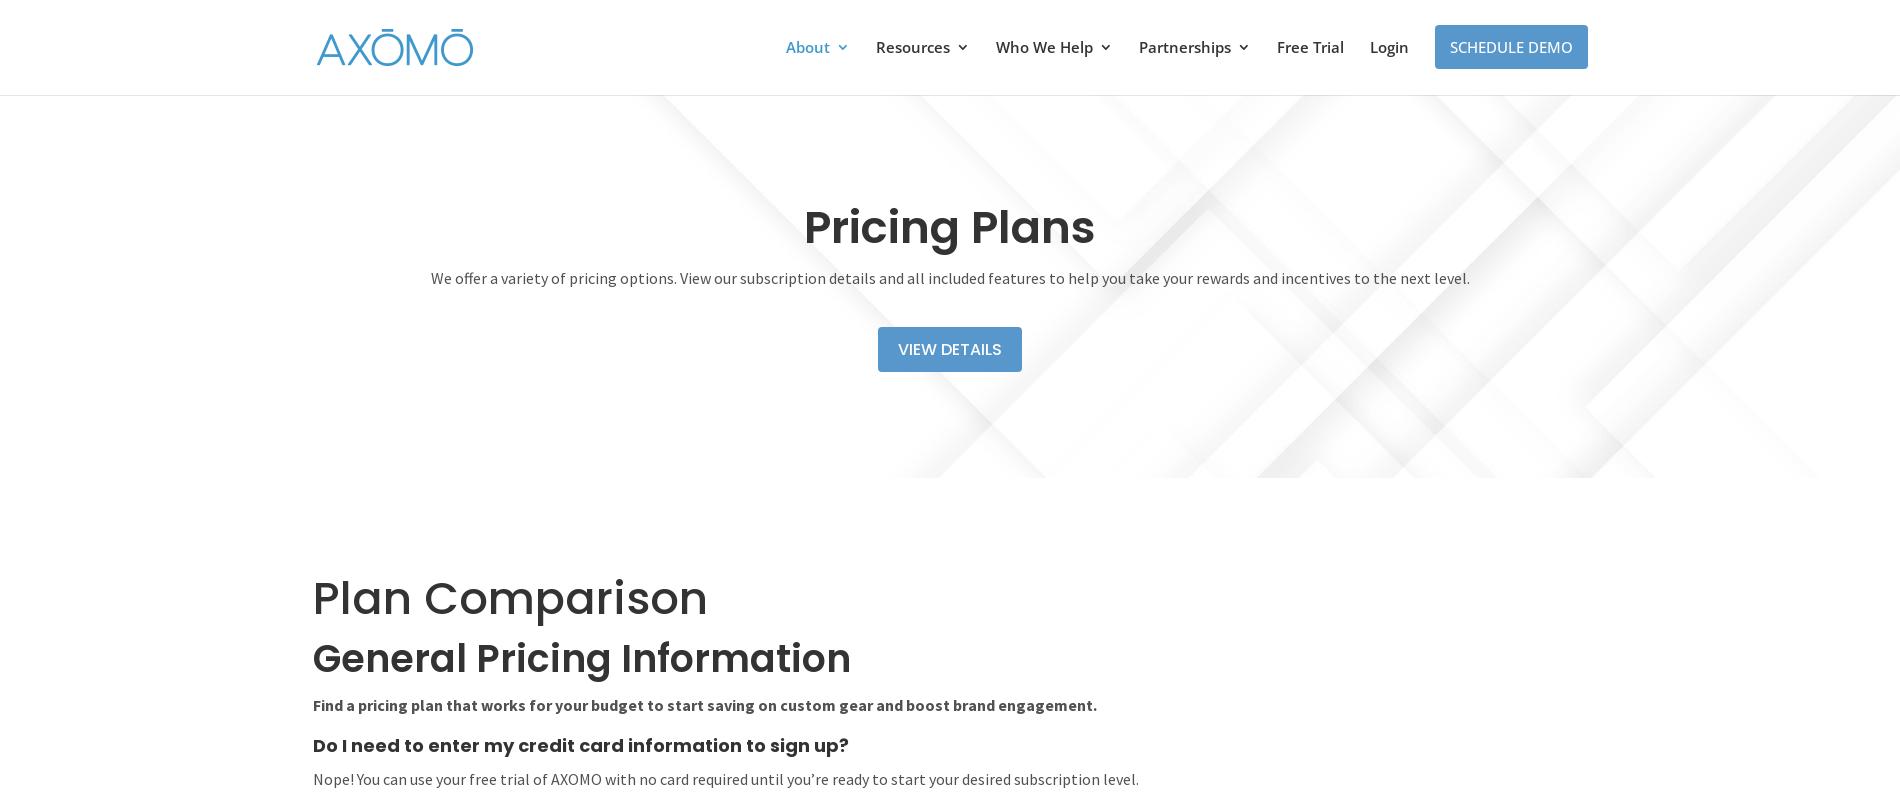 This screenshot has height=809, width=1900. Describe the element at coordinates (873, 47) in the screenshot. I see `'Resources'` at that location.